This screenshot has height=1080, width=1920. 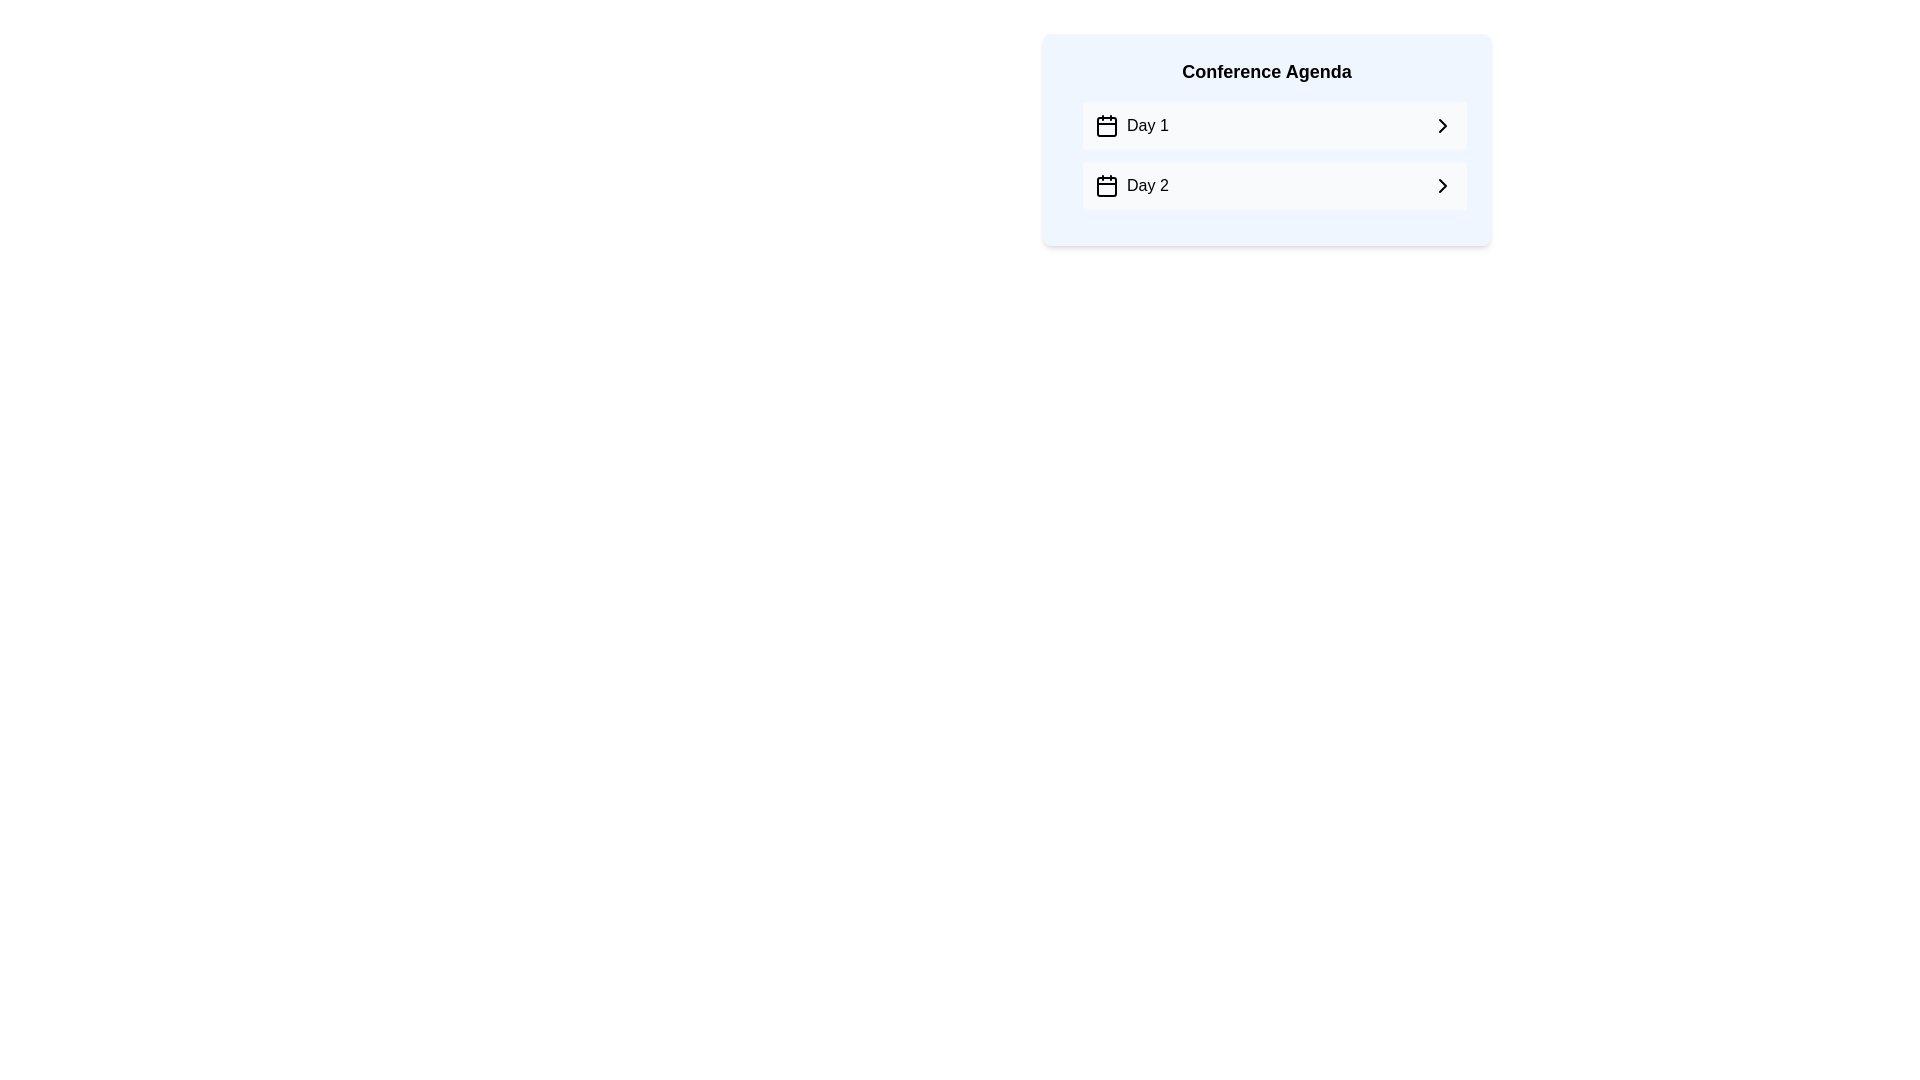 What do you see at coordinates (1443, 185) in the screenshot?
I see `the right-pointing chevron icon located at the end of the 'Day 2' row in the 'Conference Agenda' section` at bounding box center [1443, 185].